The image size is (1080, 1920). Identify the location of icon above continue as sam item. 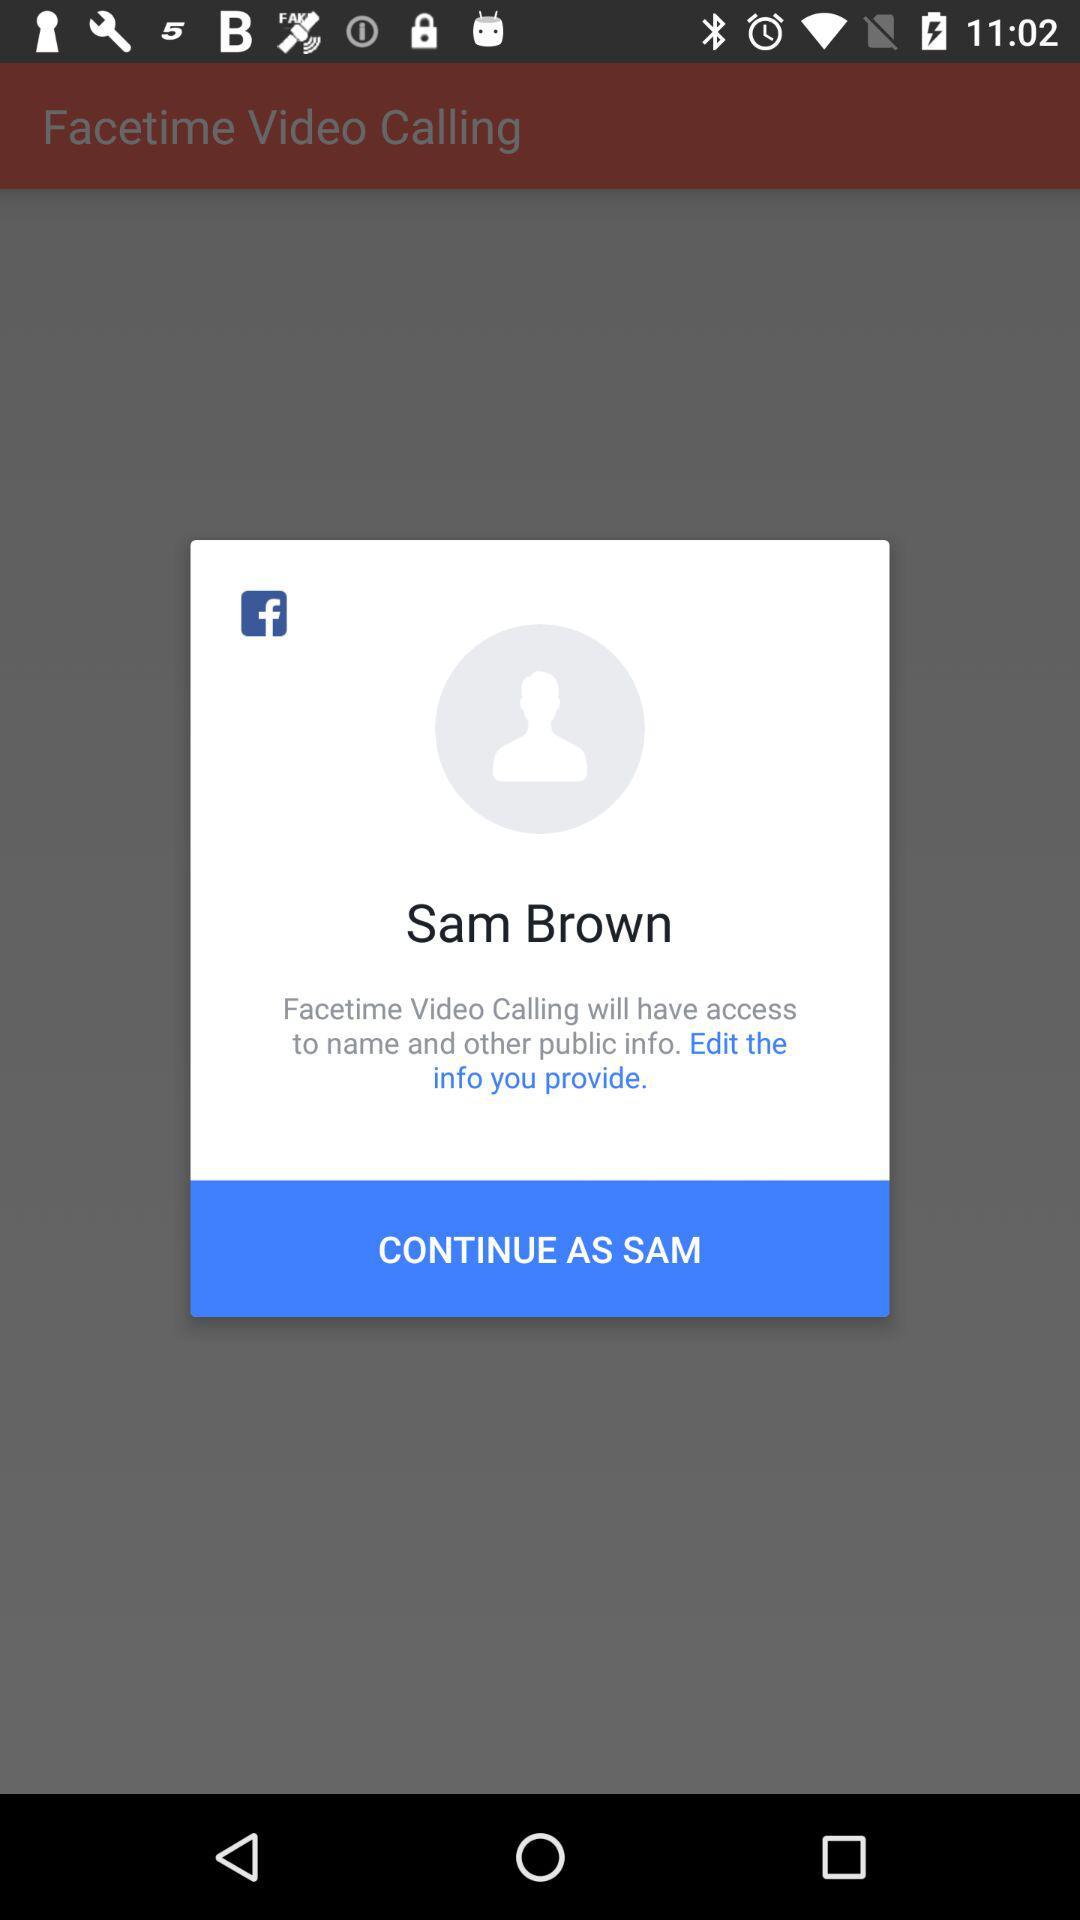
(540, 1041).